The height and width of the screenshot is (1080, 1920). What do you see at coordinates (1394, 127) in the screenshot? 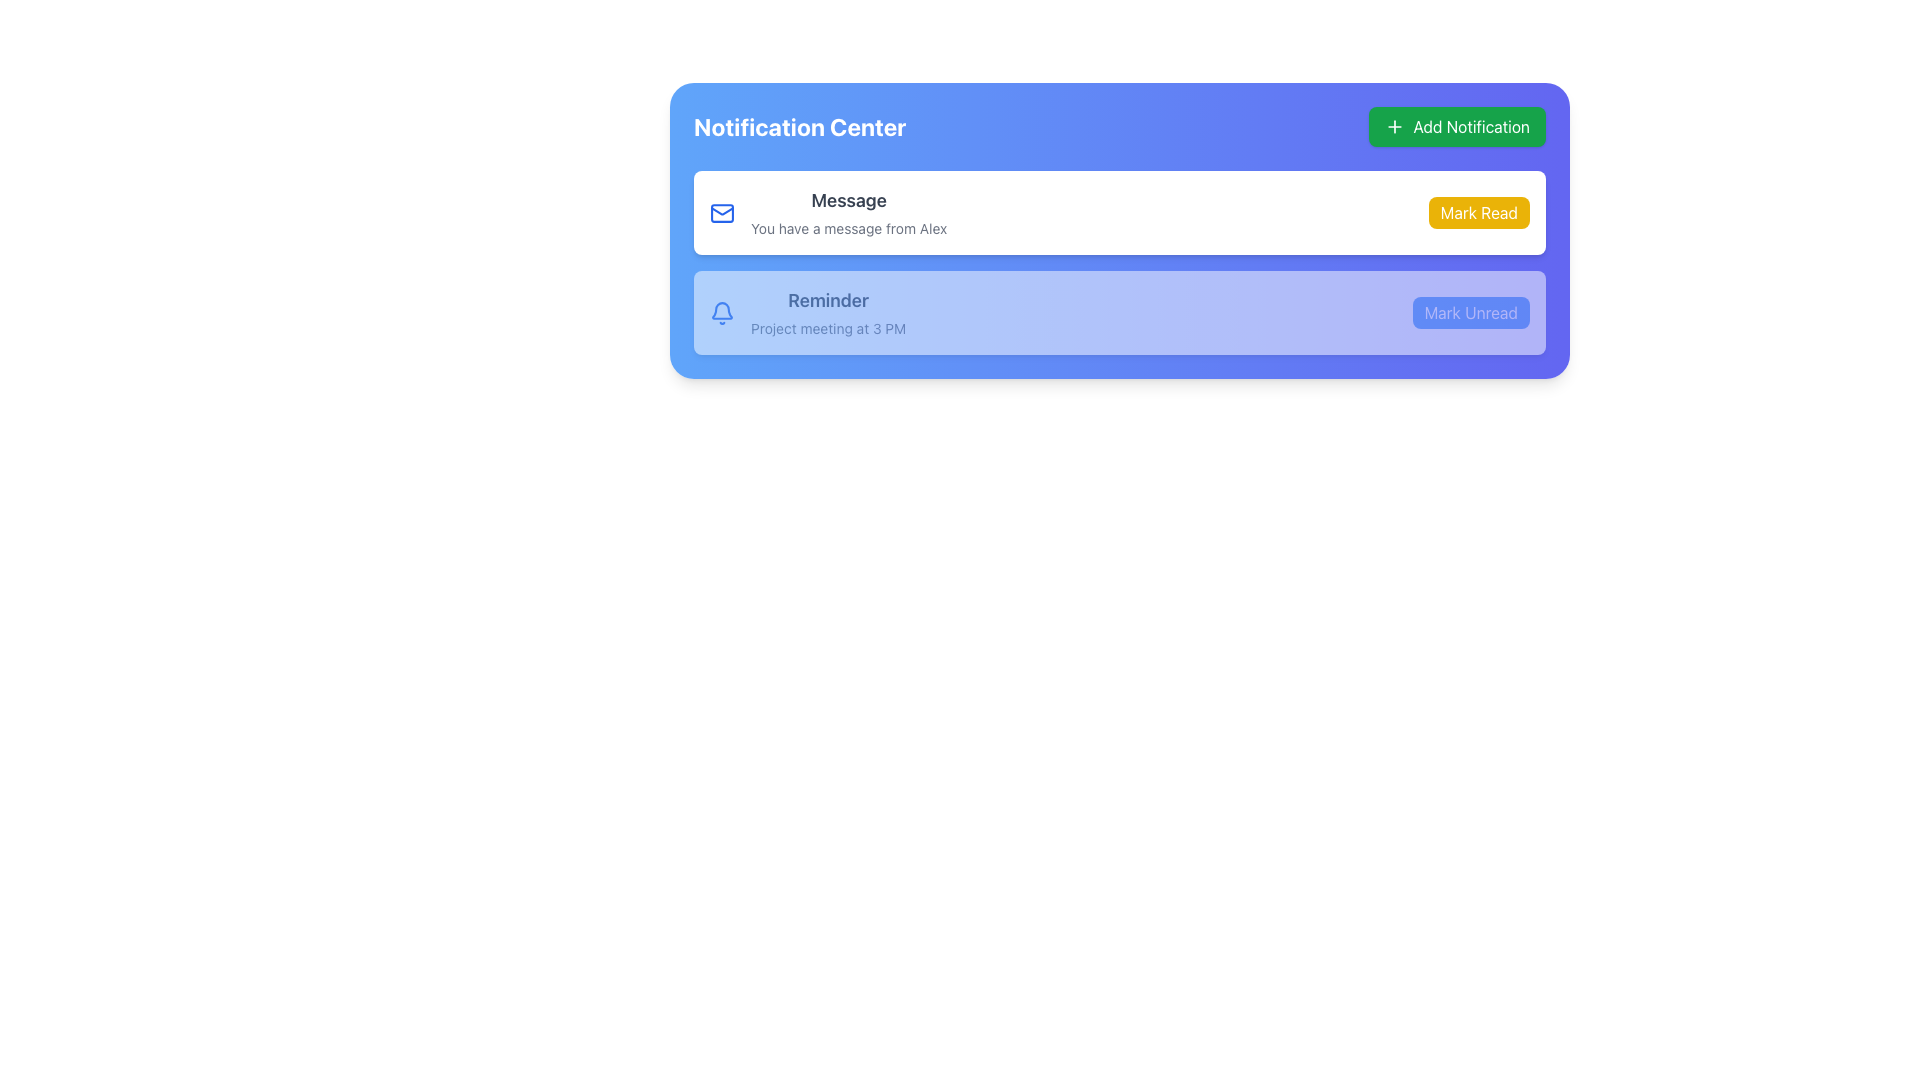
I see `the plus sign icon located on the left side of the green 'Add Notification' button` at bounding box center [1394, 127].